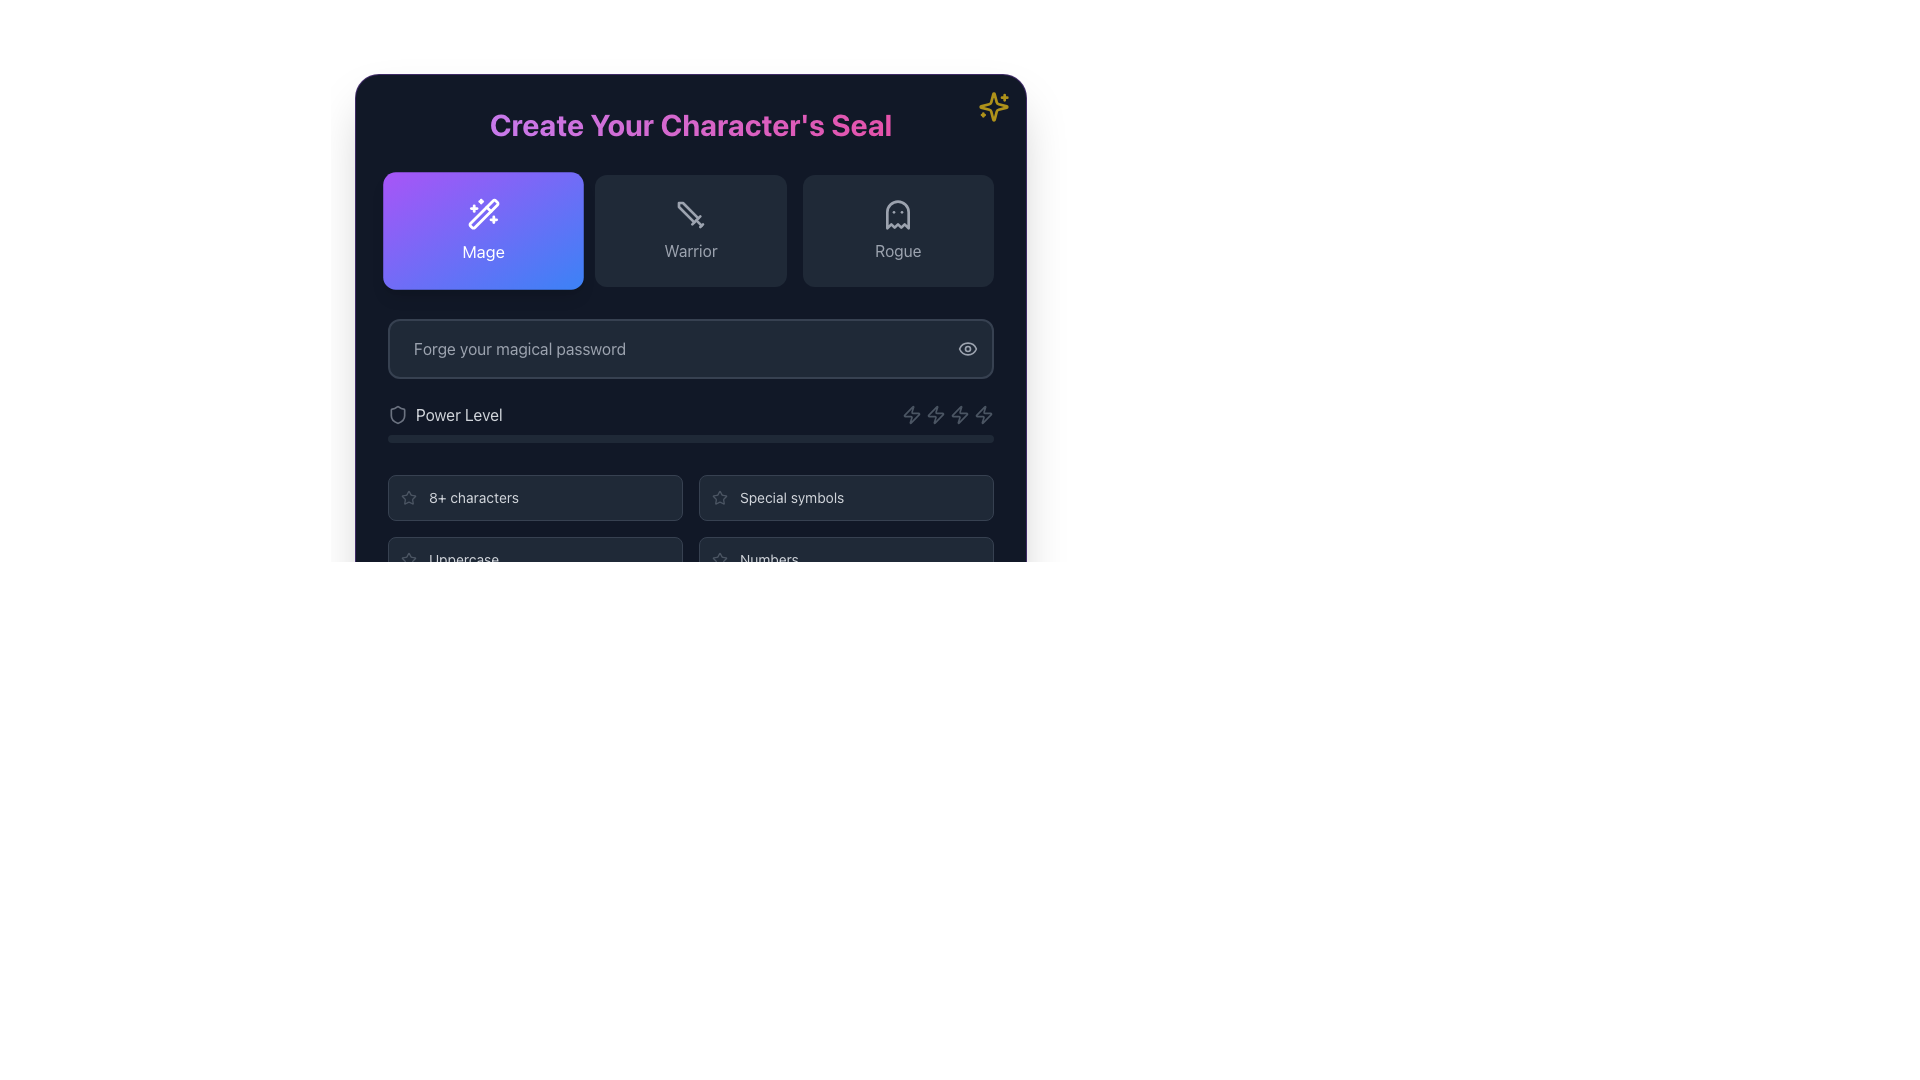 This screenshot has height=1080, width=1920. Describe the element at coordinates (691, 230) in the screenshot. I see `the 'Warrior' character class selection button located in the middle of the three-button row below the 'Create Your Character's Seal' header` at that location.